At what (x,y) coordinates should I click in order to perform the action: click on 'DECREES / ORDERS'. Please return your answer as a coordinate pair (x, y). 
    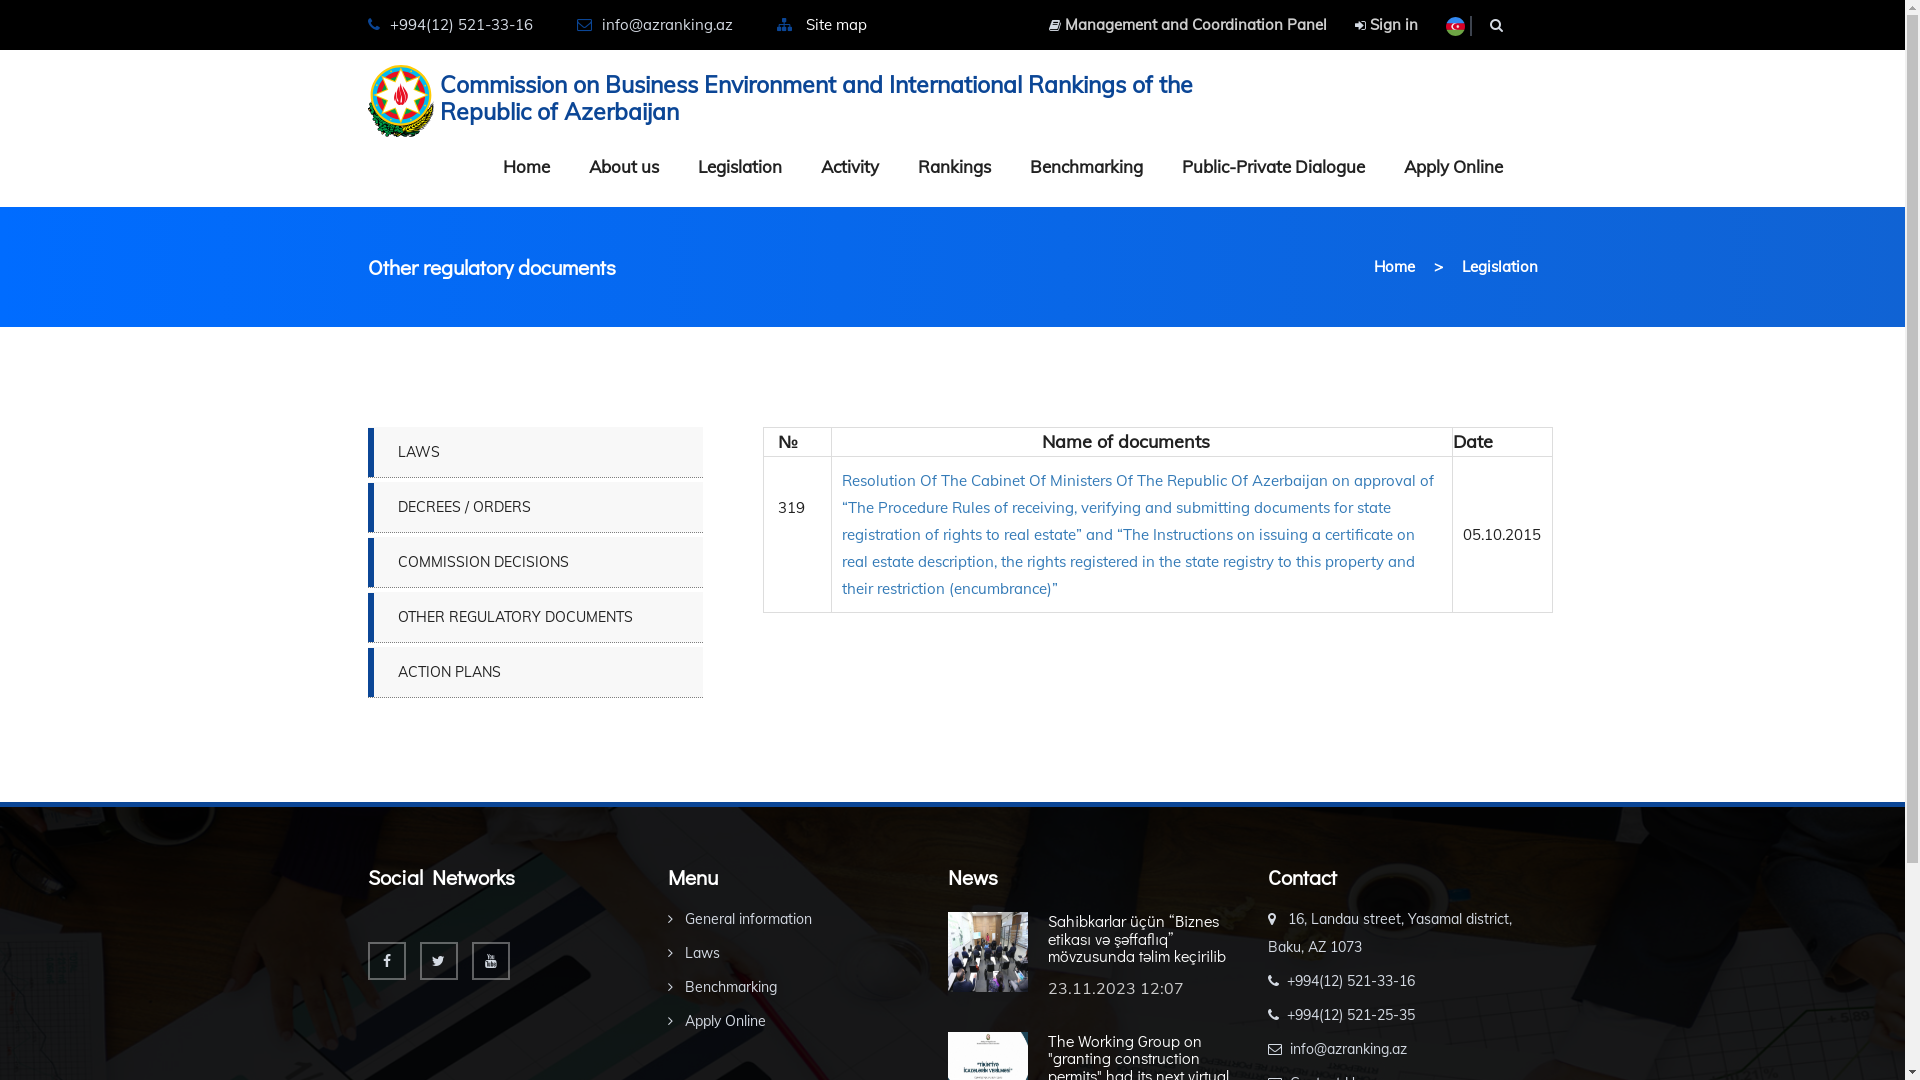
    Looking at the image, I should click on (535, 505).